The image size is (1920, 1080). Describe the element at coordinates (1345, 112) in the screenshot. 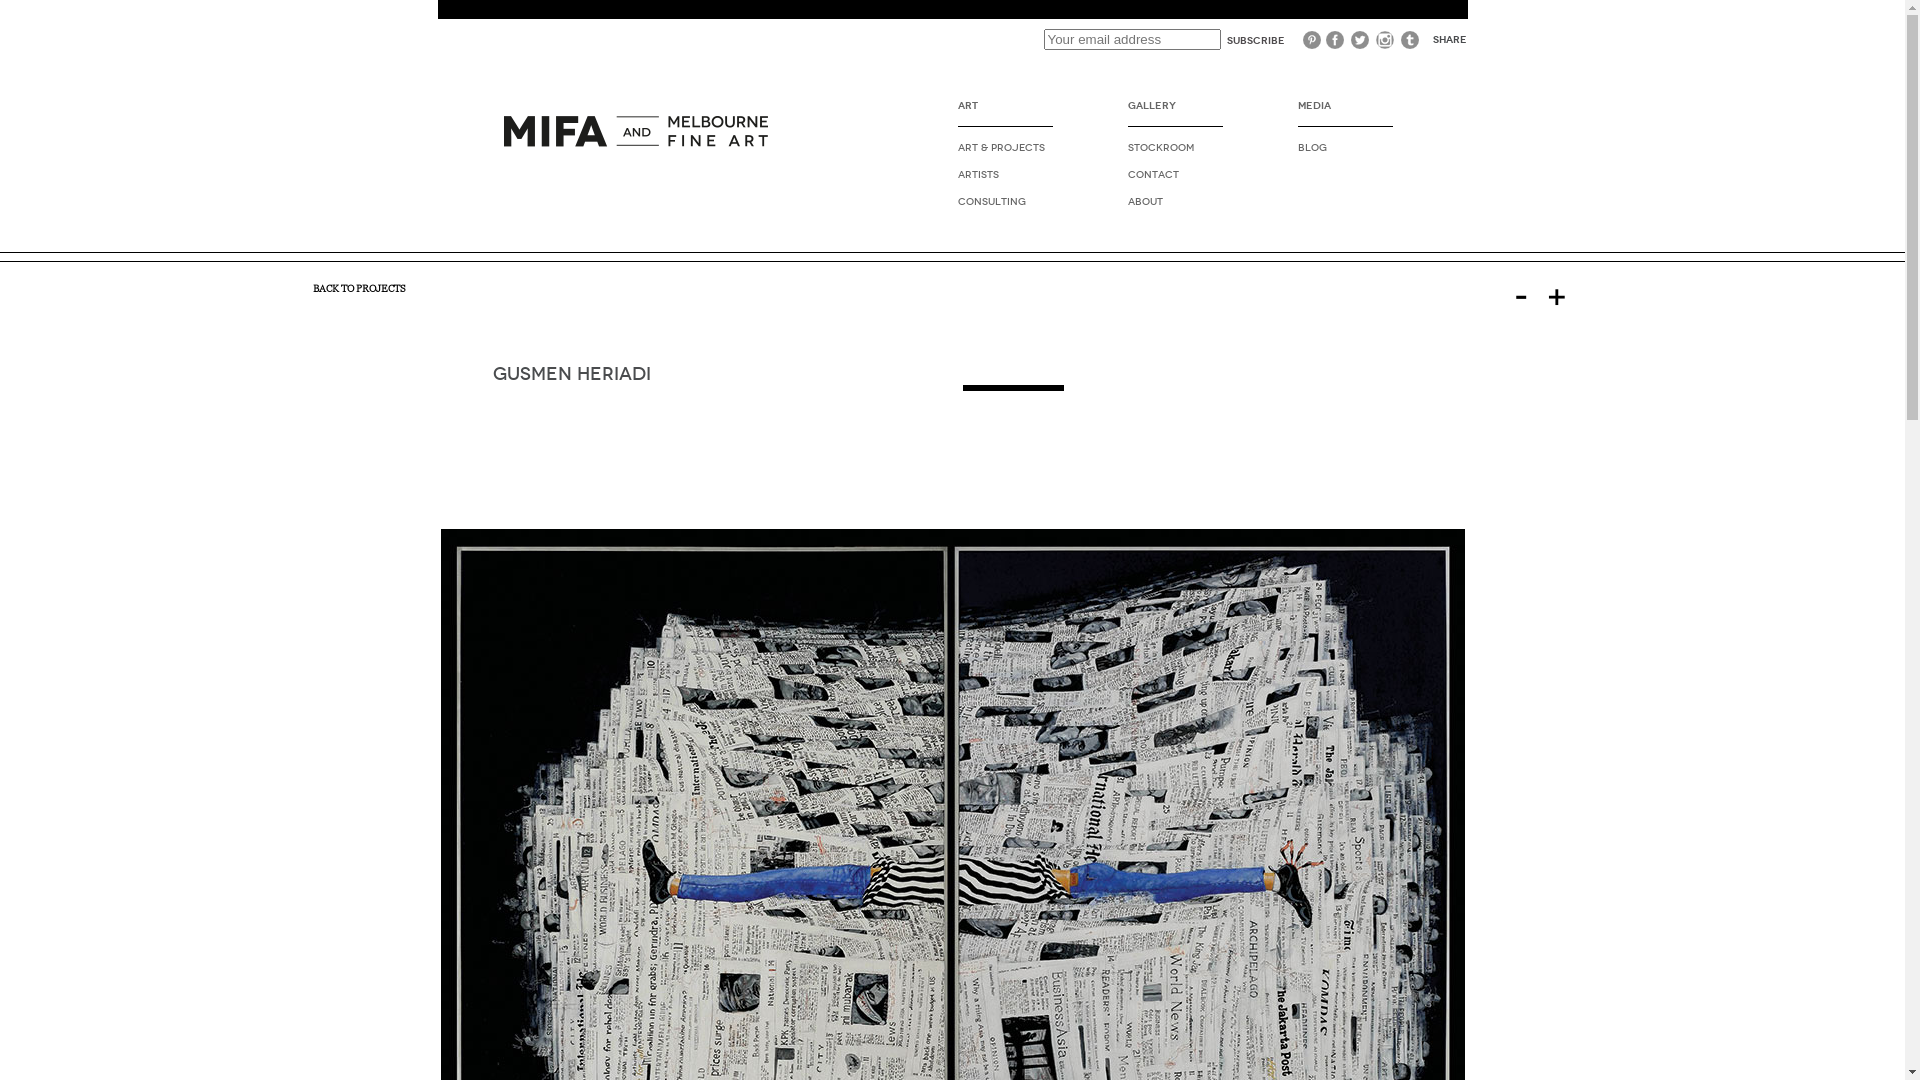

I see `'MEDIA'` at that location.